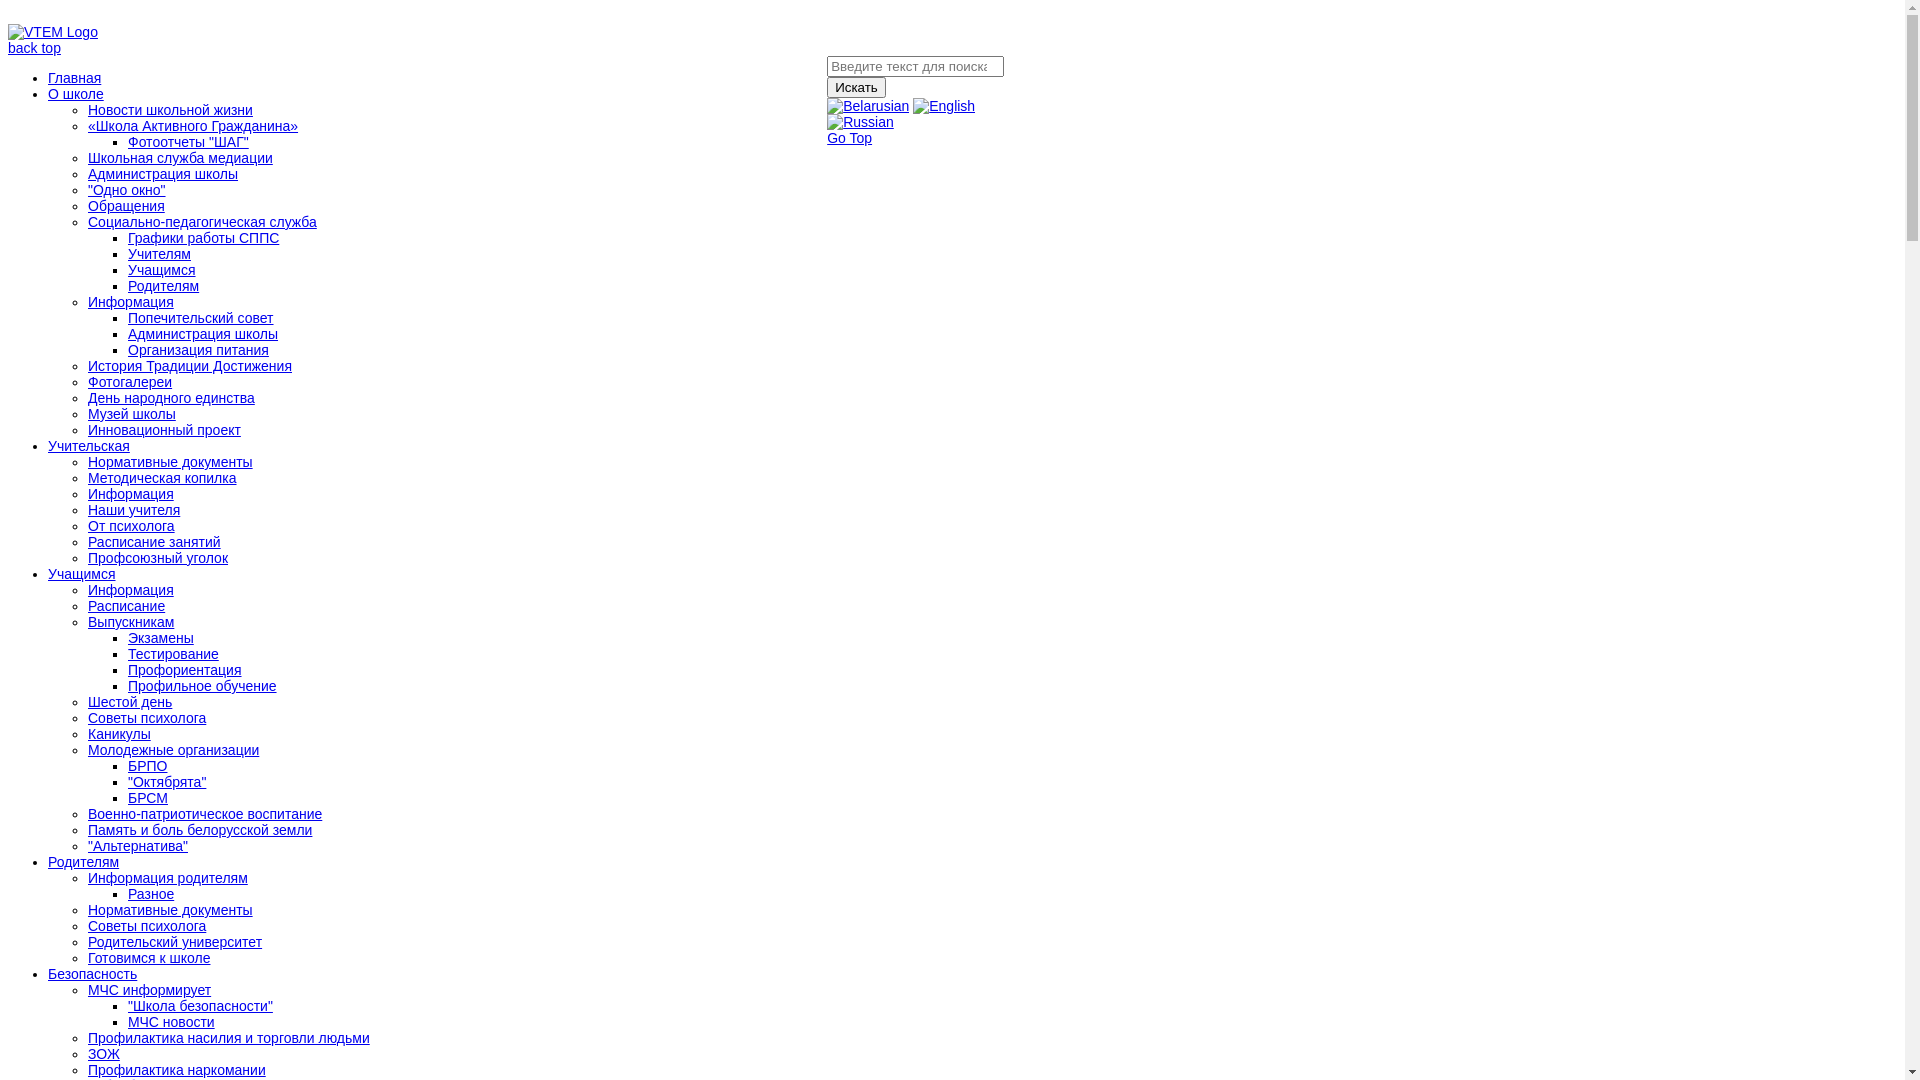 This screenshot has height=1080, width=1920. I want to click on 'Go Top', so click(849, 137).